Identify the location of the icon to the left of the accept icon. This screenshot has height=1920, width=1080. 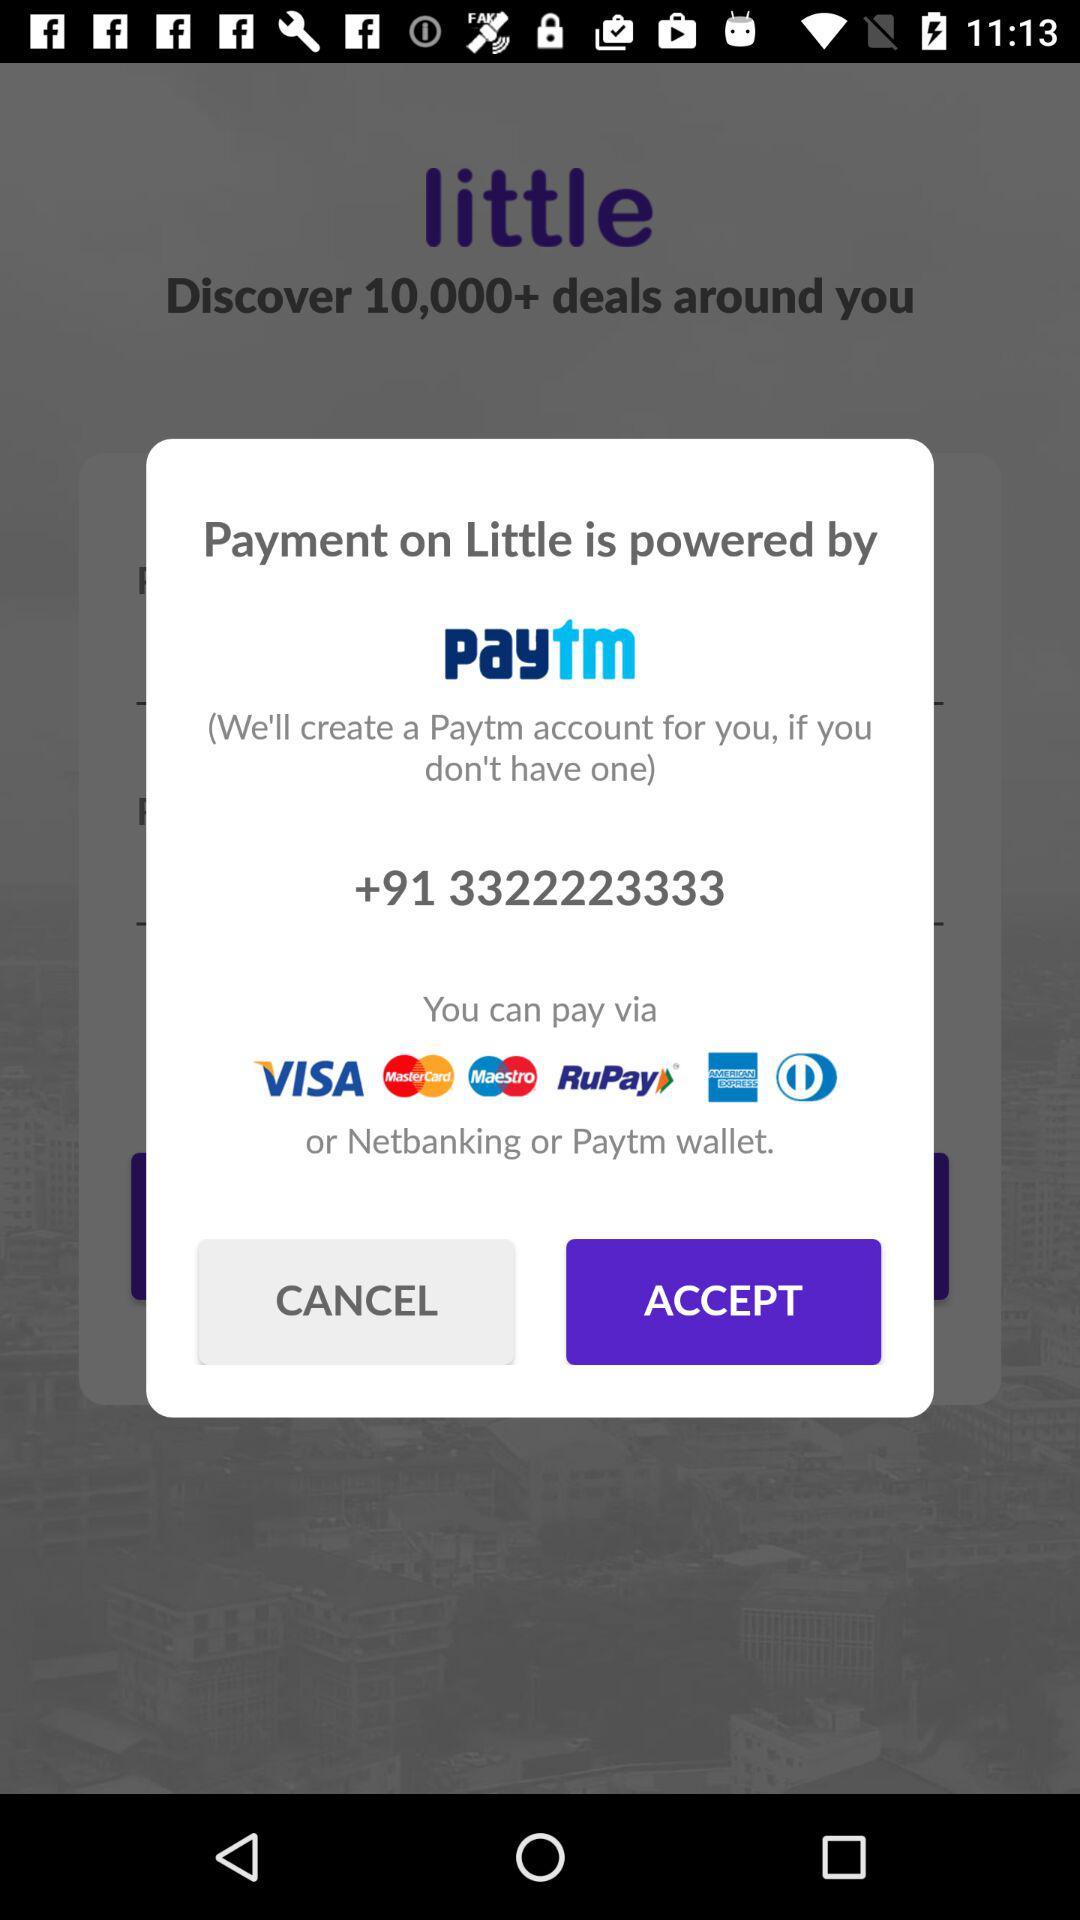
(355, 1301).